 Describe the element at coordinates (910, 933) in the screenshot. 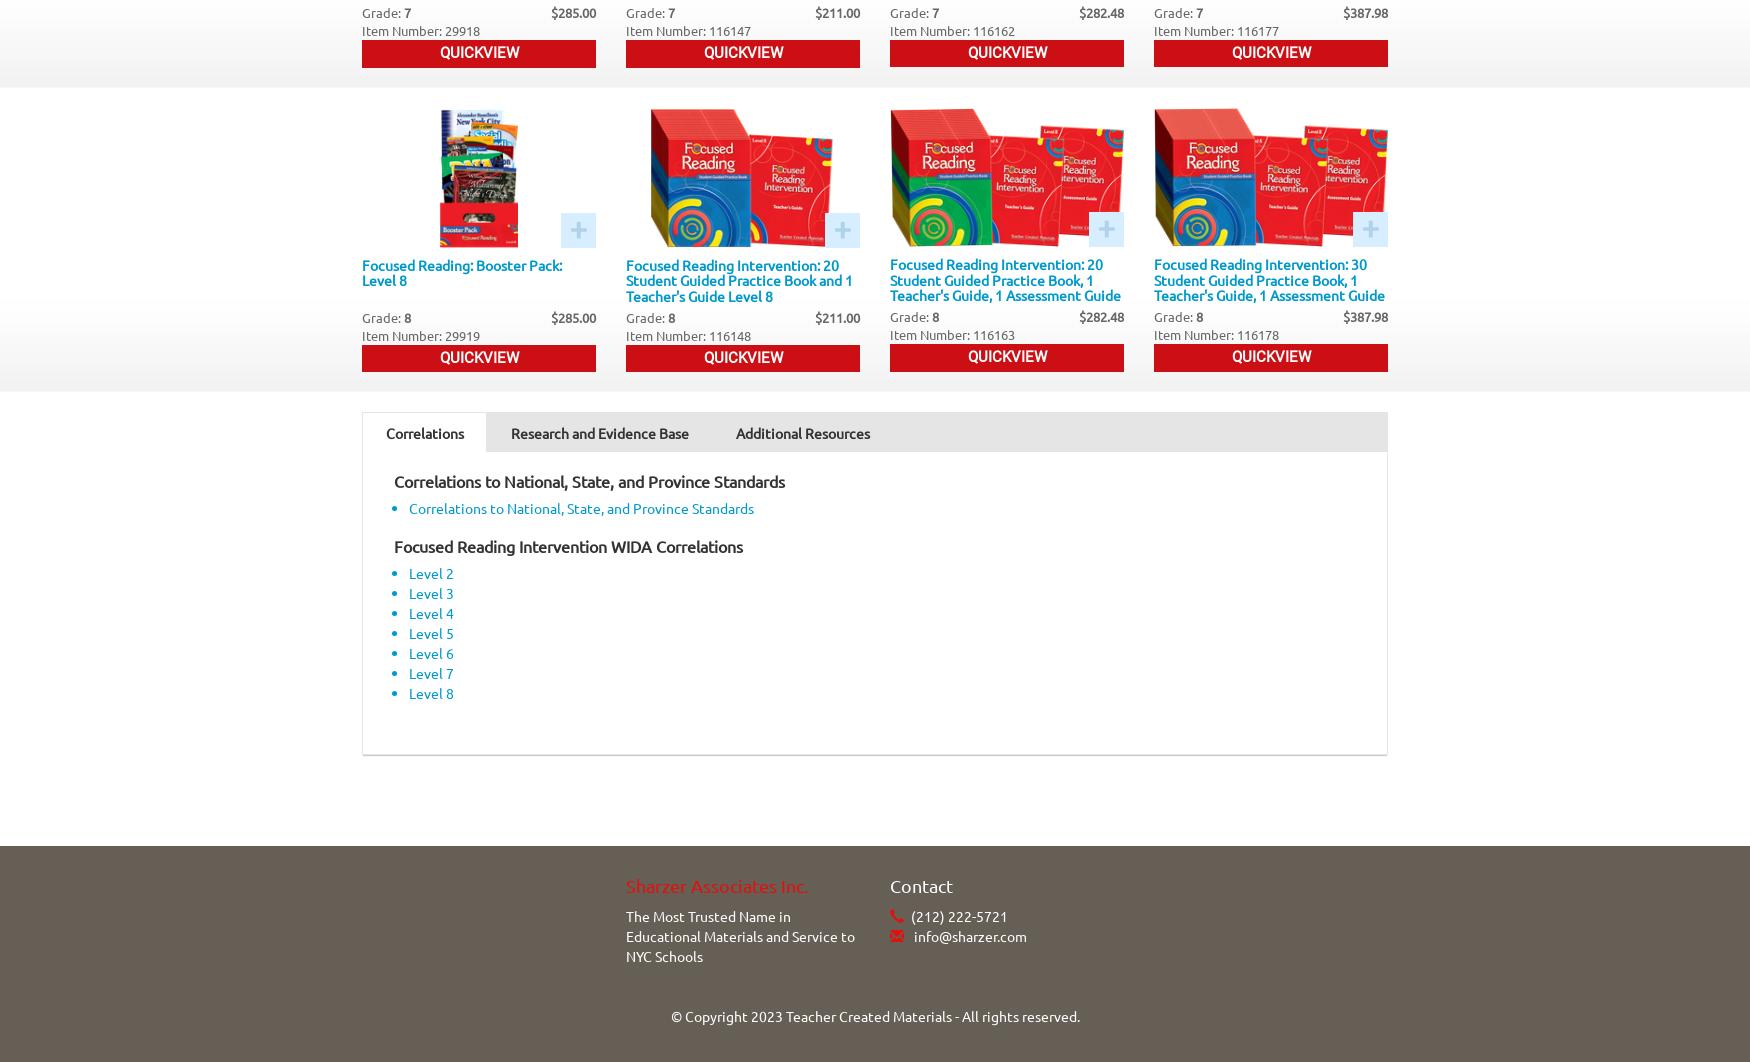

I see `'info@sharzer.com'` at that location.